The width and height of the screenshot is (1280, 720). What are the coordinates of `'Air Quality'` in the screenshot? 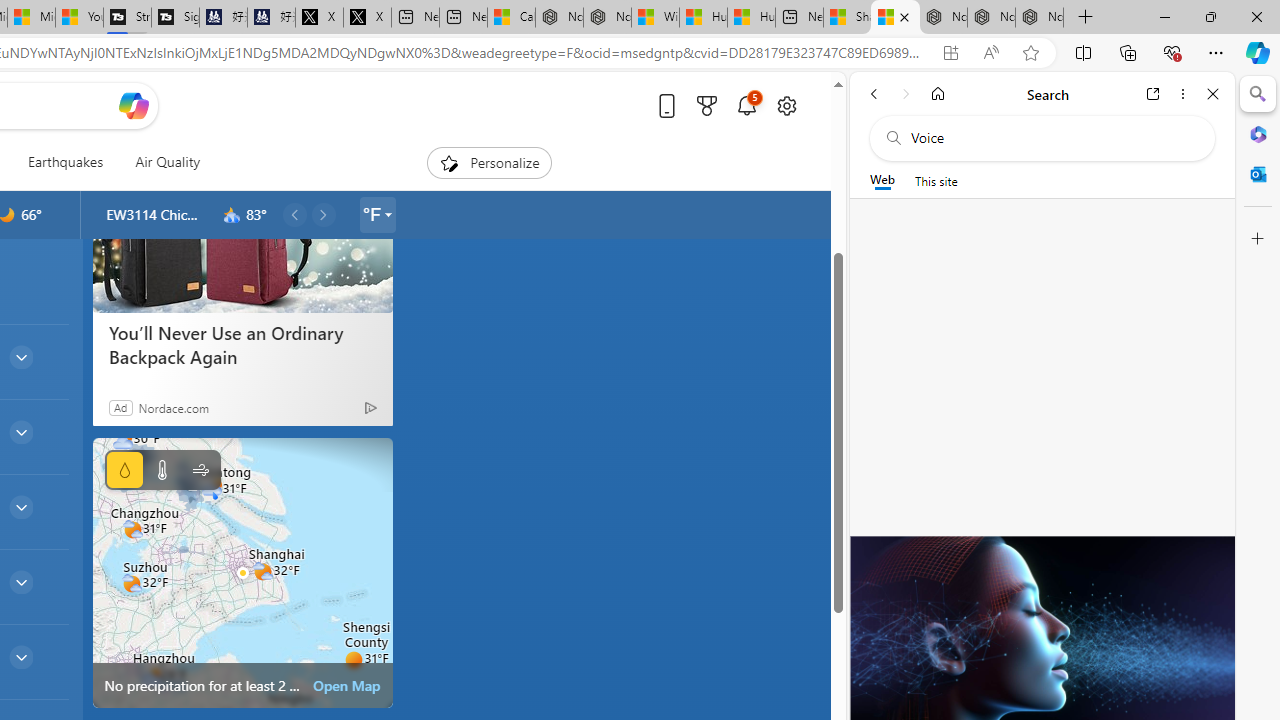 It's located at (160, 162).